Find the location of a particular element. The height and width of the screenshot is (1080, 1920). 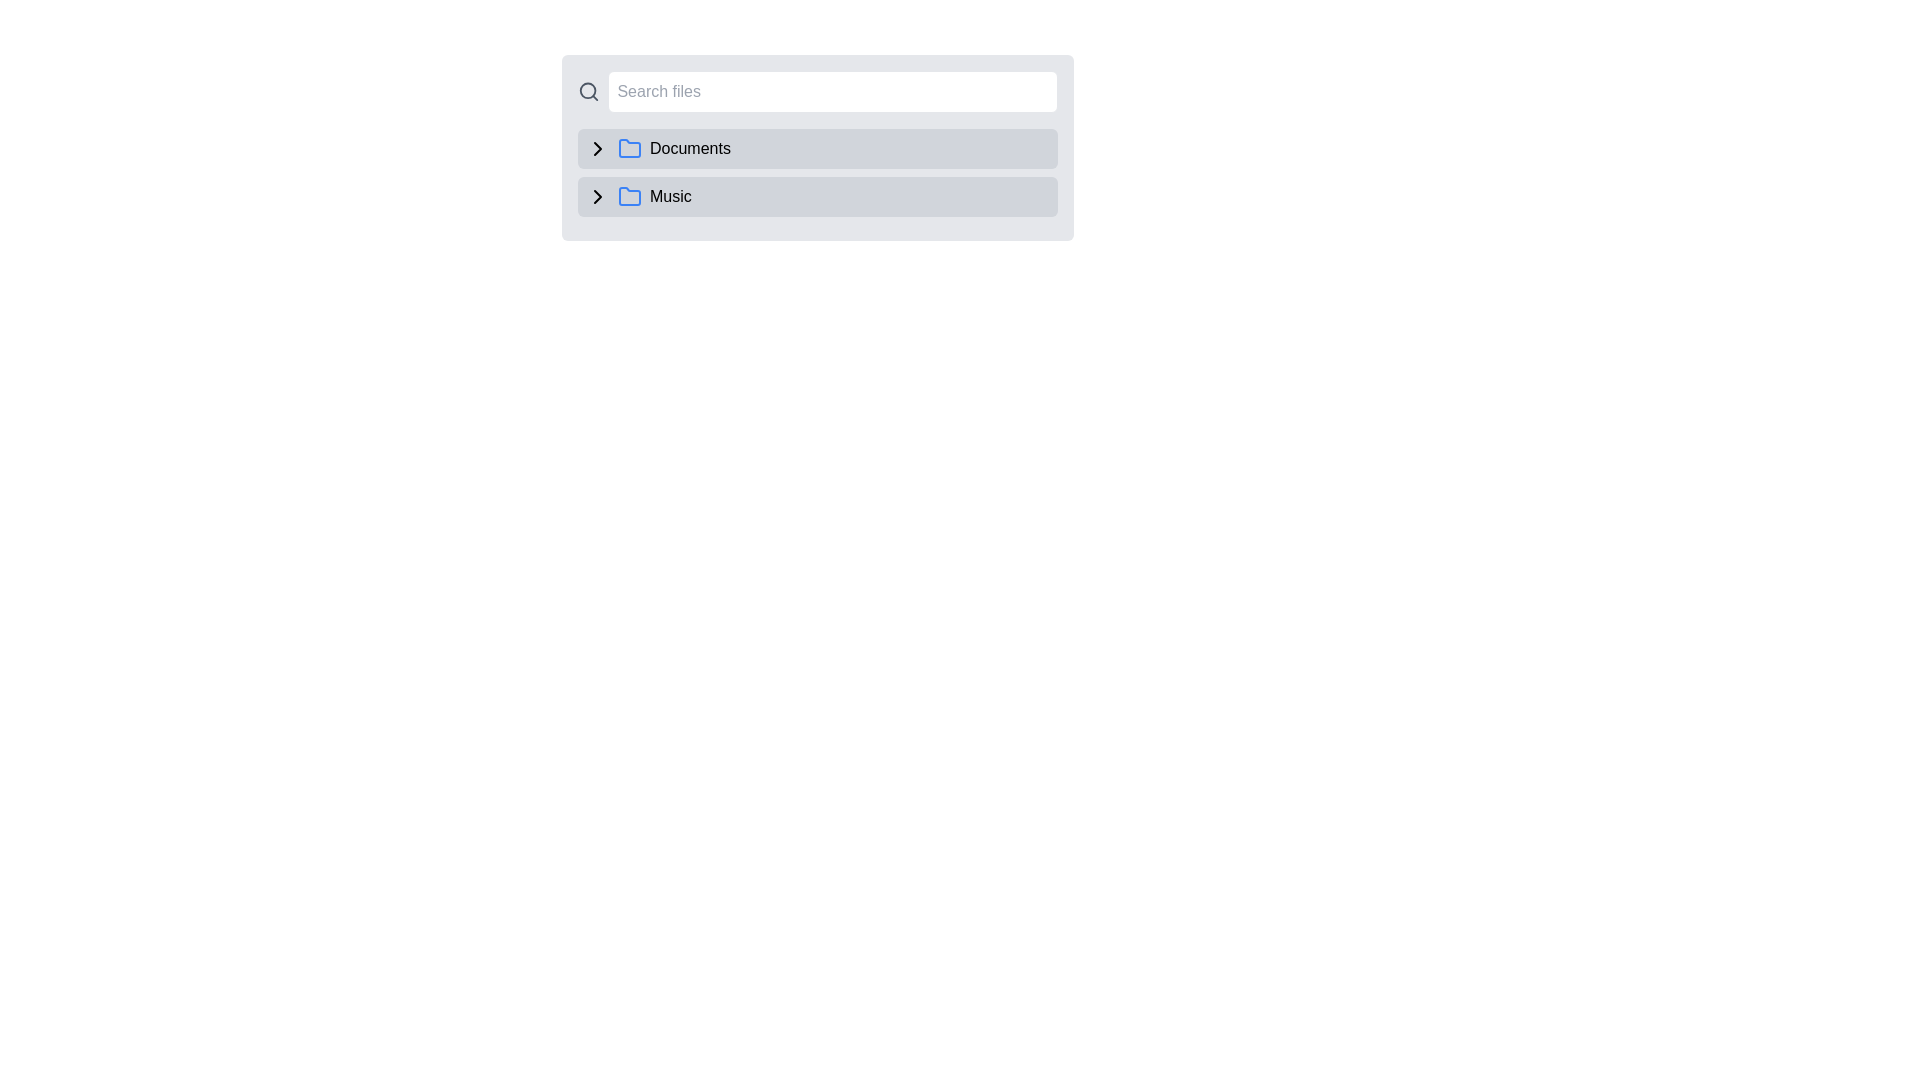

the circular part of the magnifying glass icon, which is styled with a gray stroke and positioned to the left of the 'Search files' input box is located at coordinates (587, 91).